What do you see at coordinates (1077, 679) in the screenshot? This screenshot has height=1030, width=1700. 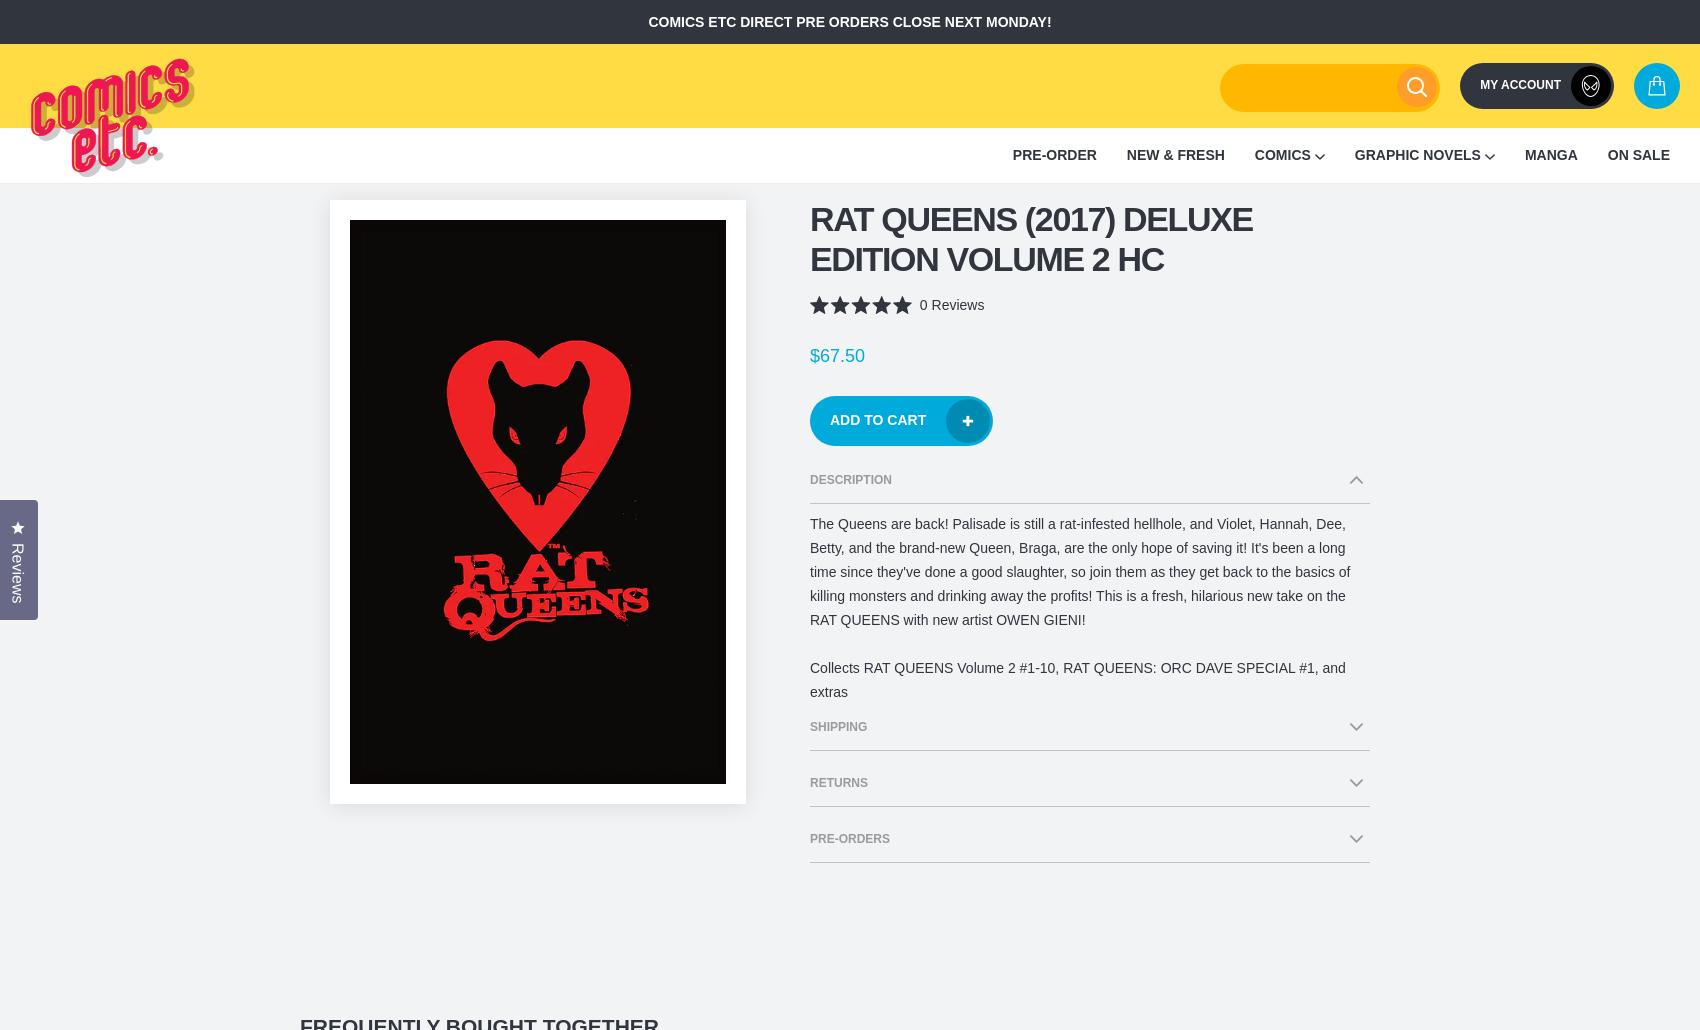 I see `'Collects RAT QUEENS Volume 2 #1-10, RAT QUEENS: ORC DAVE SPECIAL #1, and extras'` at bounding box center [1077, 679].